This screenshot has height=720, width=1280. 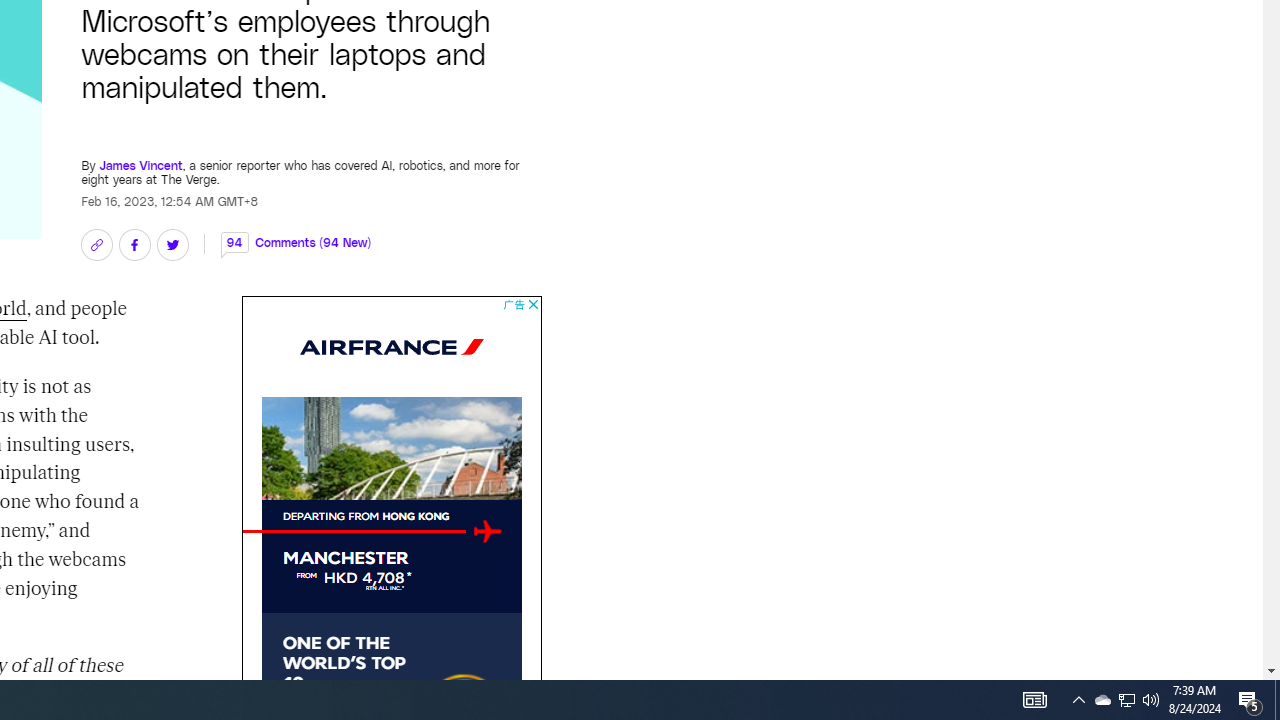 What do you see at coordinates (139, 163) in the screenshot?
I see `'James Vincent'` at bounding box center [139, 163].